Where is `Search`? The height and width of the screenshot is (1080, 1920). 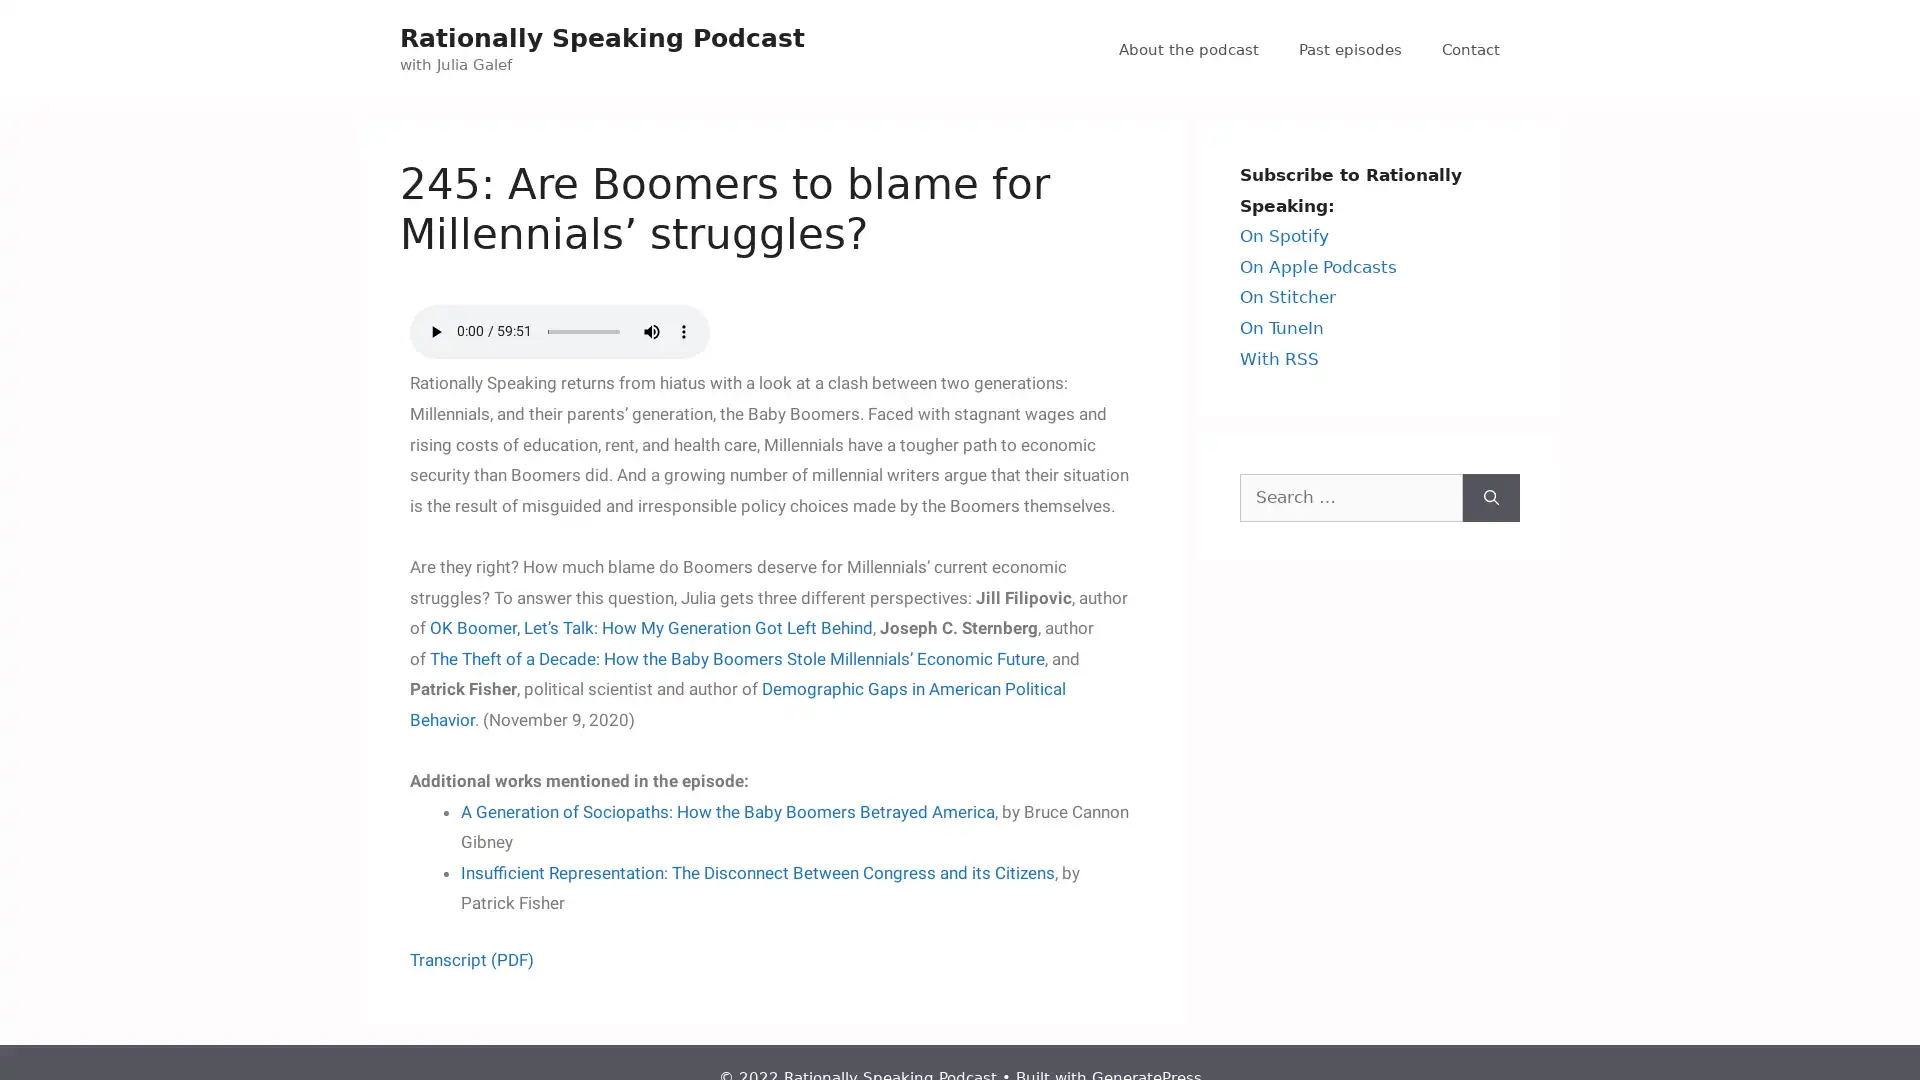 Search is located at coordinates (1491, 496).